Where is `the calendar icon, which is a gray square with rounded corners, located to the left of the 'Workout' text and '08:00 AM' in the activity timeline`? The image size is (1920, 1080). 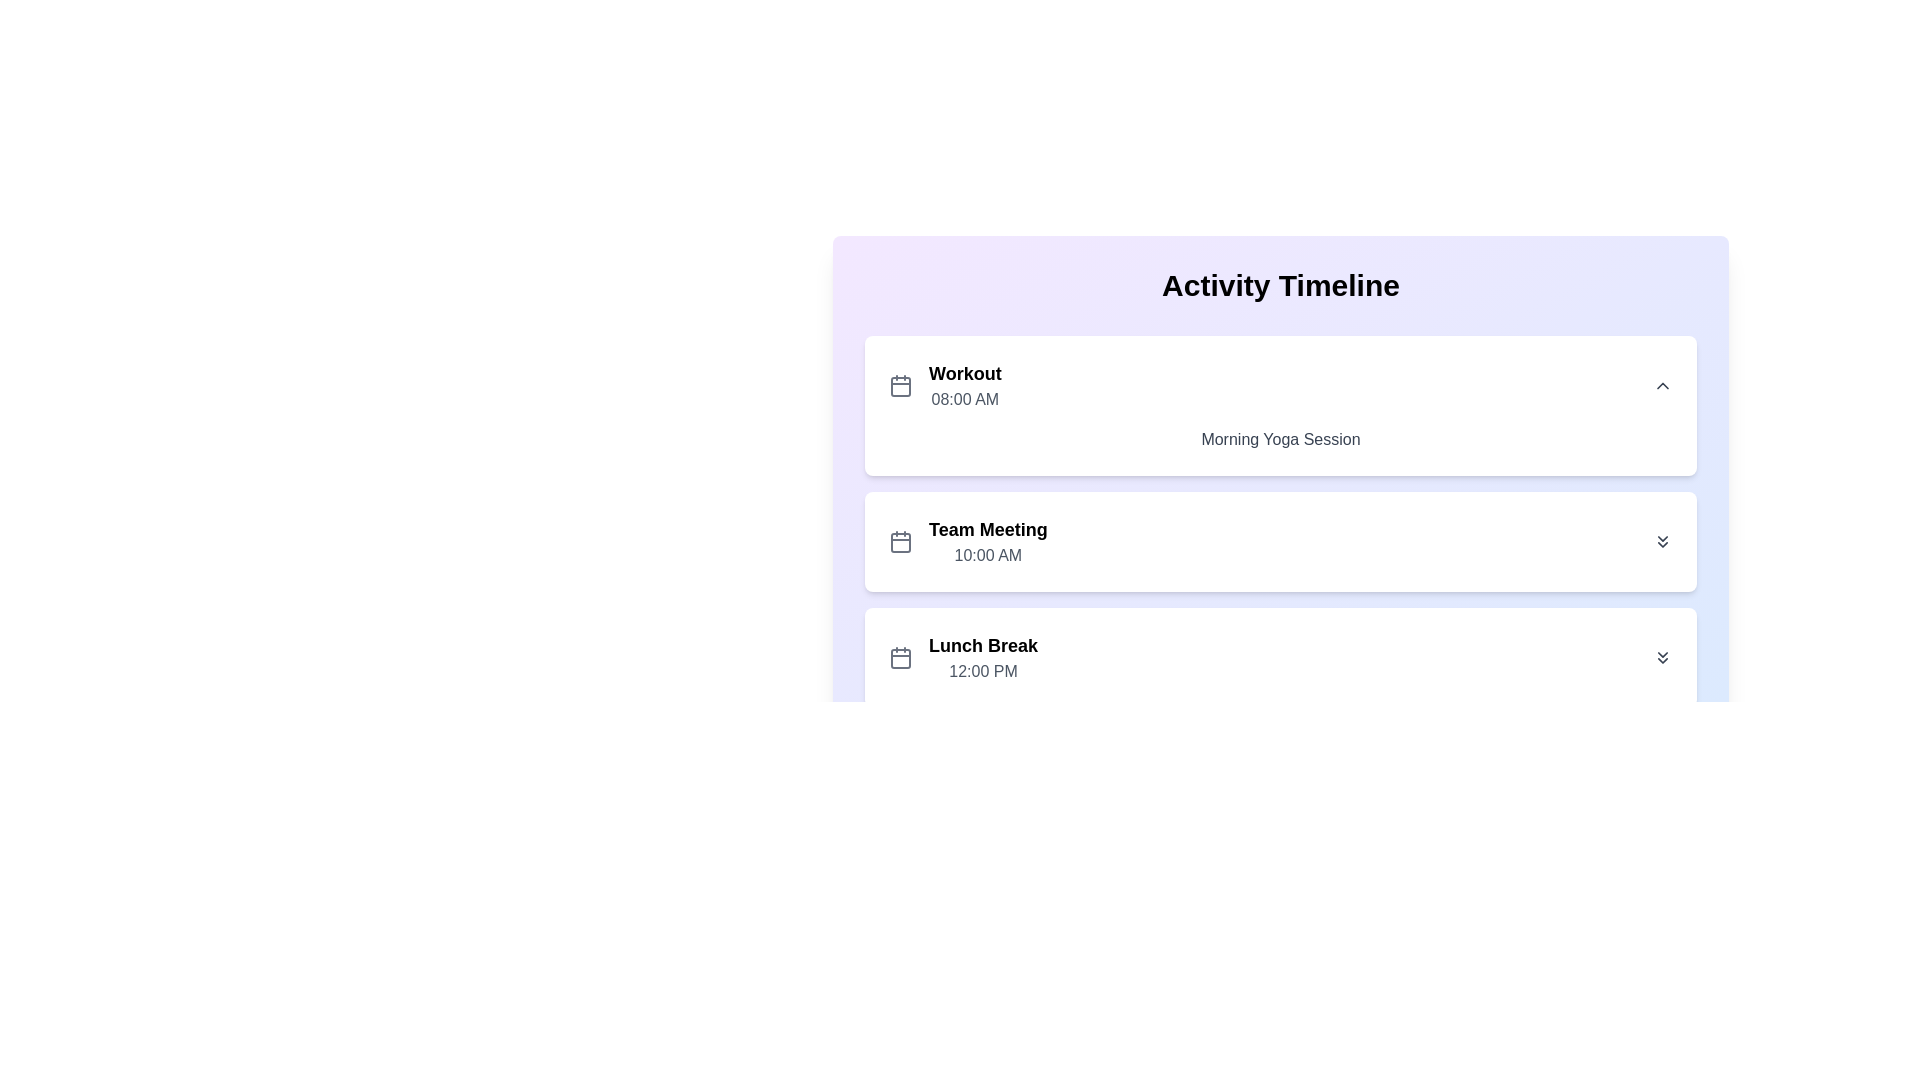
the calendar icon, which is a gray square with rounded corners, located to the left of the 'Workout' text and '08:00 AM' in the activity timeline is located at coordinates (900, 385).